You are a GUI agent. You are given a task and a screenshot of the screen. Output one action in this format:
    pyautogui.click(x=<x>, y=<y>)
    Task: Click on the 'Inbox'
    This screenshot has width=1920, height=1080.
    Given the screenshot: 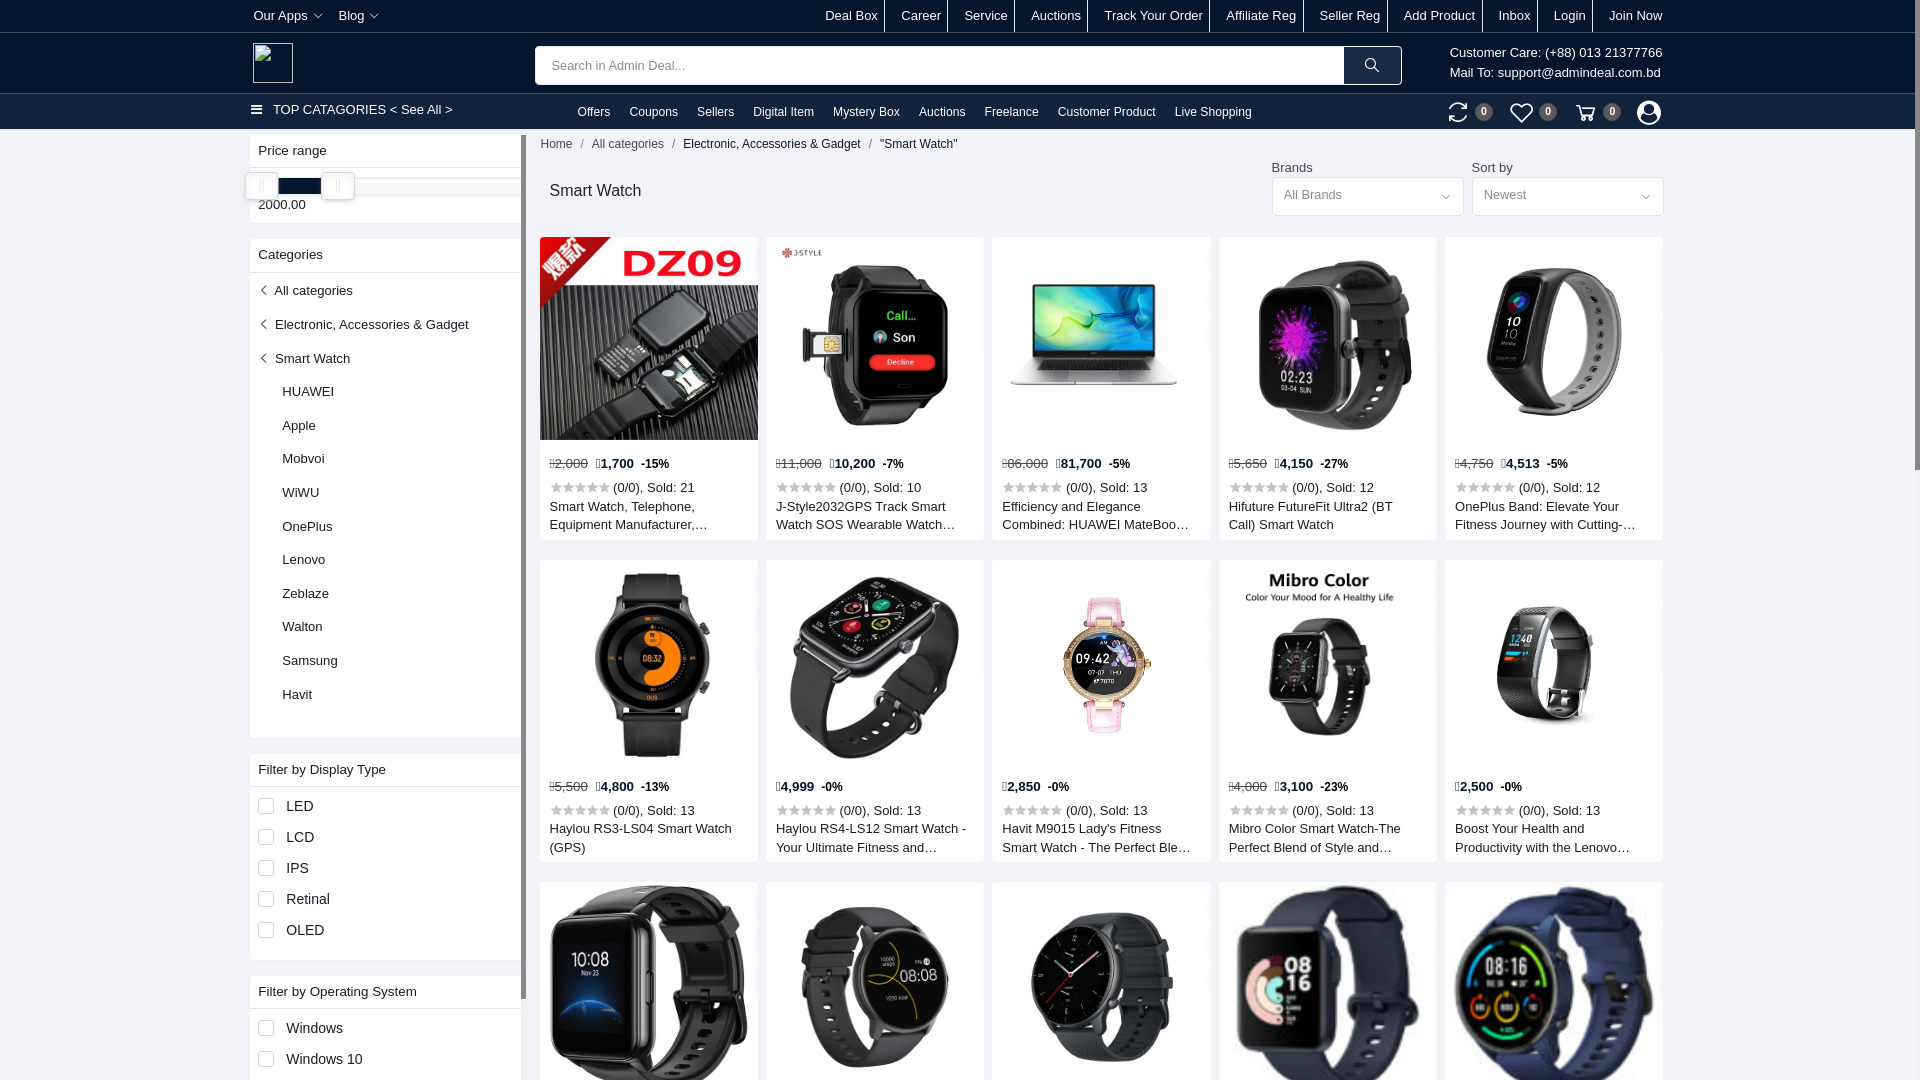 What is the action you would take?
    pyautogui.click(x=1515, y=15)
    